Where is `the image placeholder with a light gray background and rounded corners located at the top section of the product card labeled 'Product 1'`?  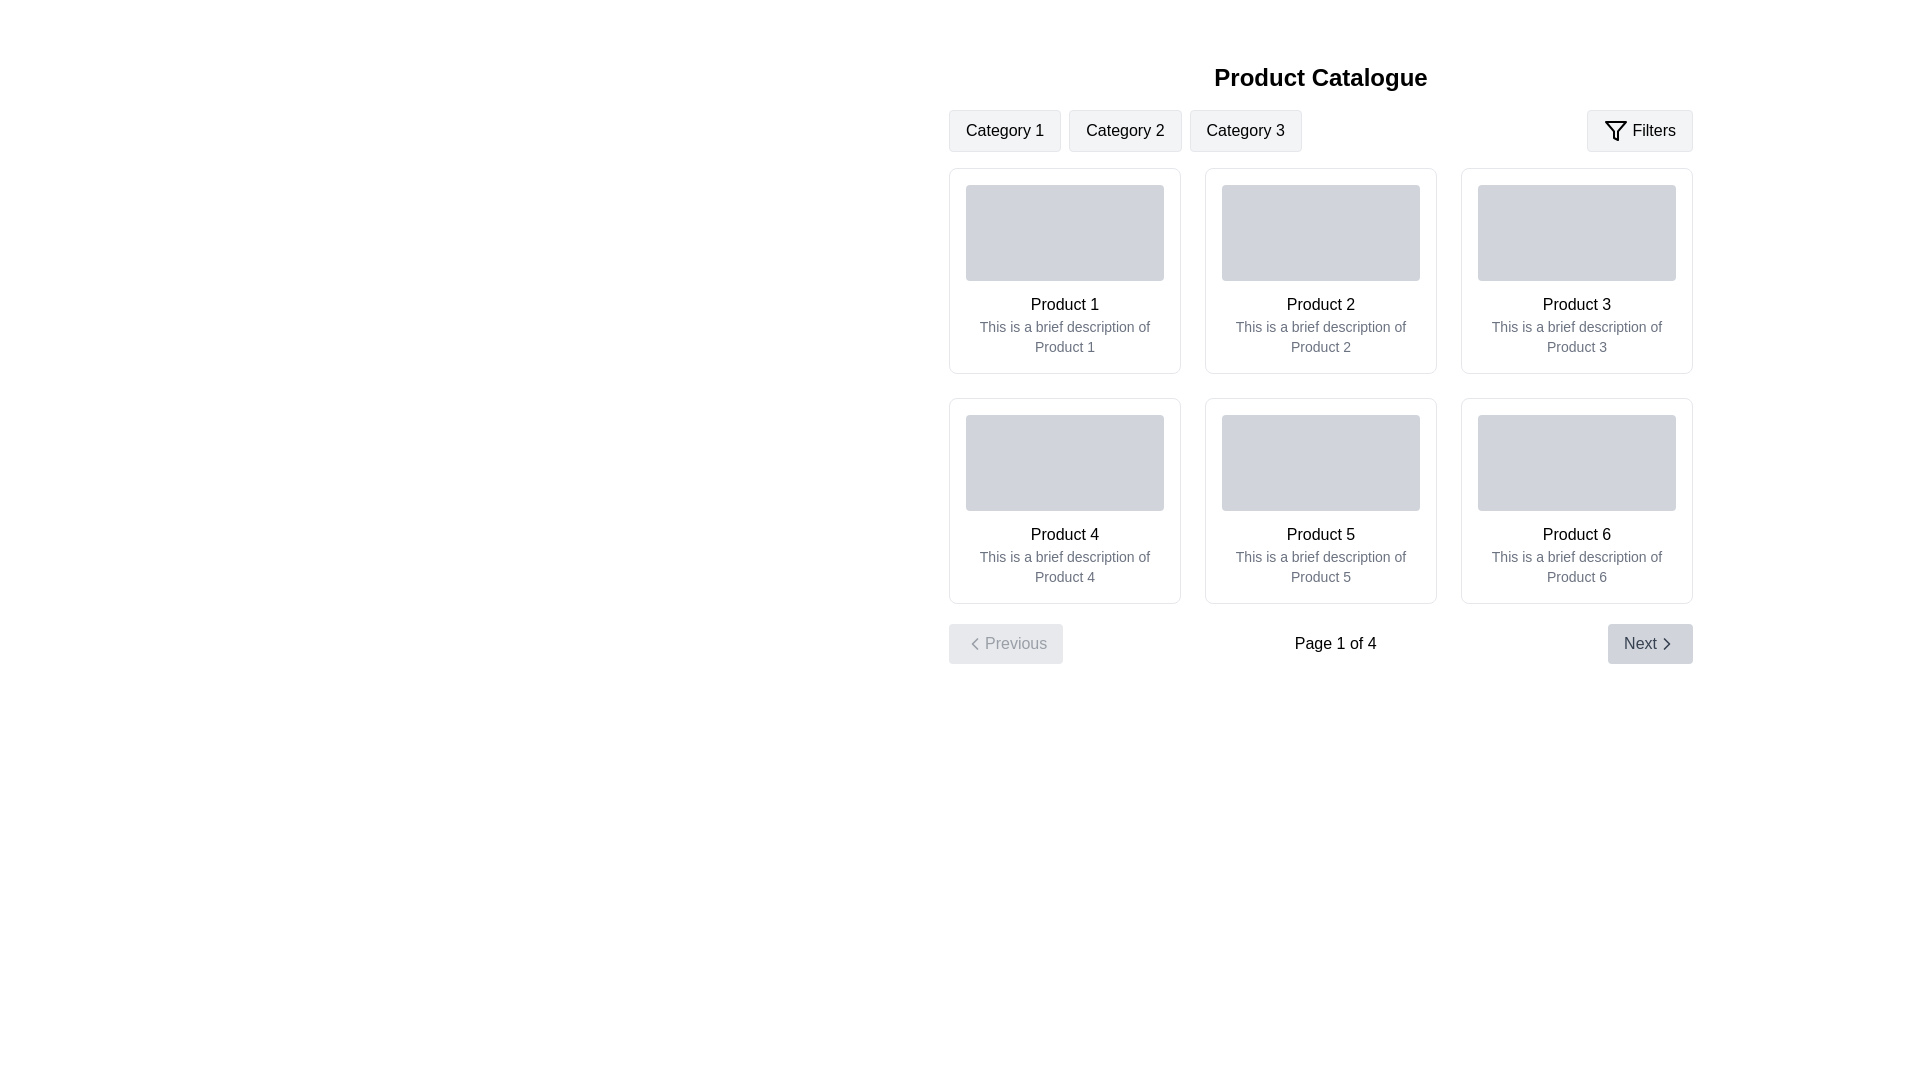
the image placeholder with a light gray background and rounded corners located at the top section of the product card labeled 'Product 1' is located at coordinates (1064, 231).